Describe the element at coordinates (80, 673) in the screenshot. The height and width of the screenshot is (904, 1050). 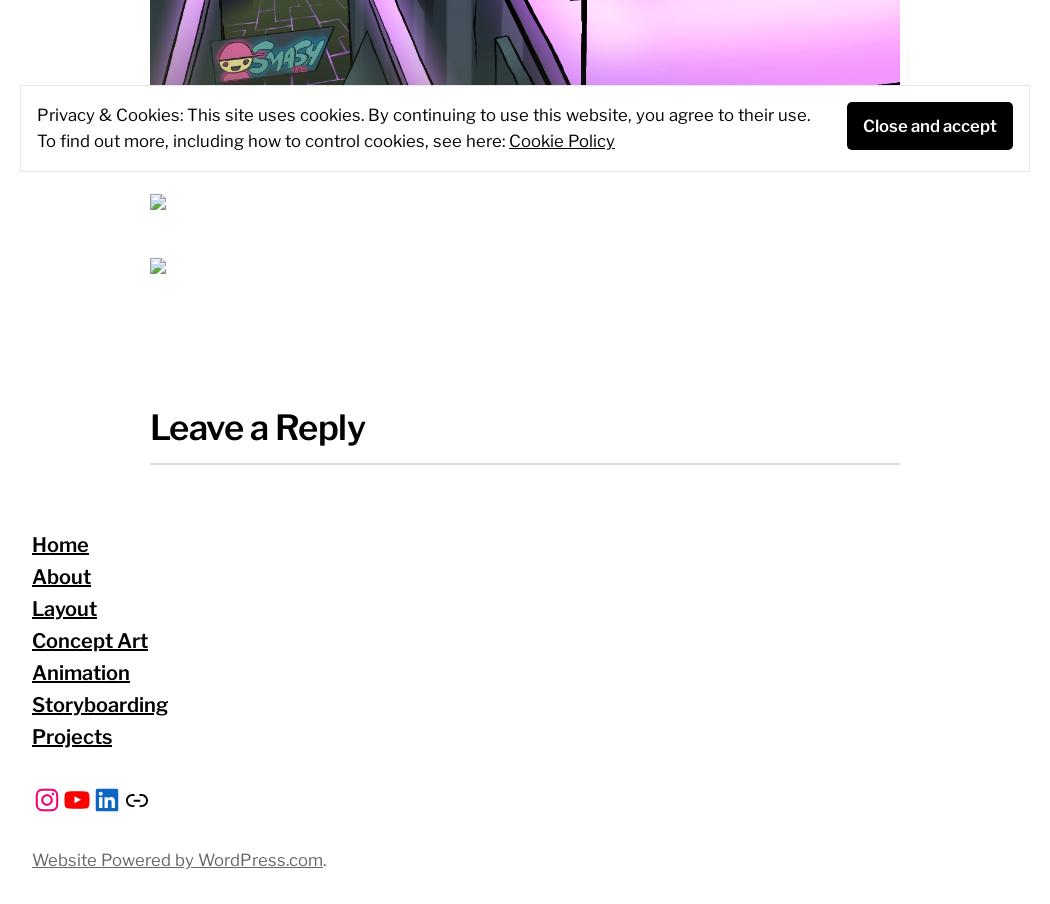
I see `'Animation'` at that location.